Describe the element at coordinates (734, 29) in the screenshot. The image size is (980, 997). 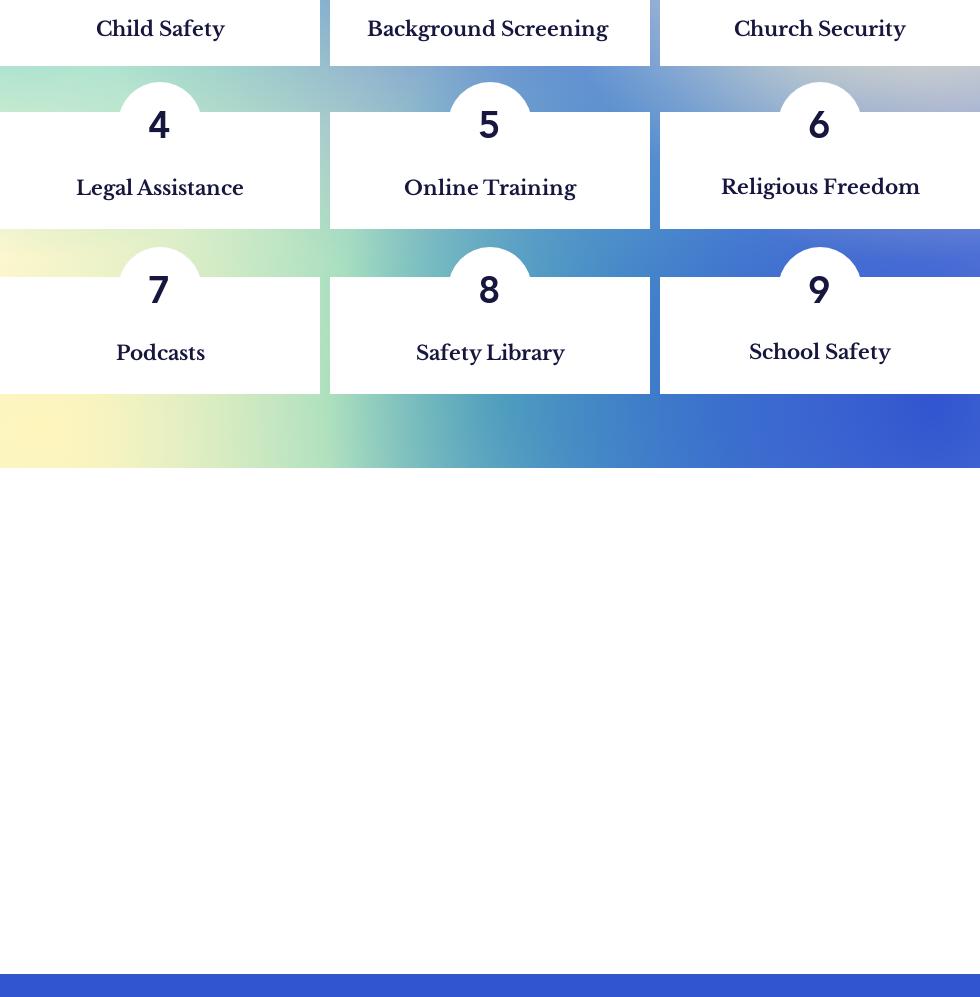
I see `'Church Security'` at that location.